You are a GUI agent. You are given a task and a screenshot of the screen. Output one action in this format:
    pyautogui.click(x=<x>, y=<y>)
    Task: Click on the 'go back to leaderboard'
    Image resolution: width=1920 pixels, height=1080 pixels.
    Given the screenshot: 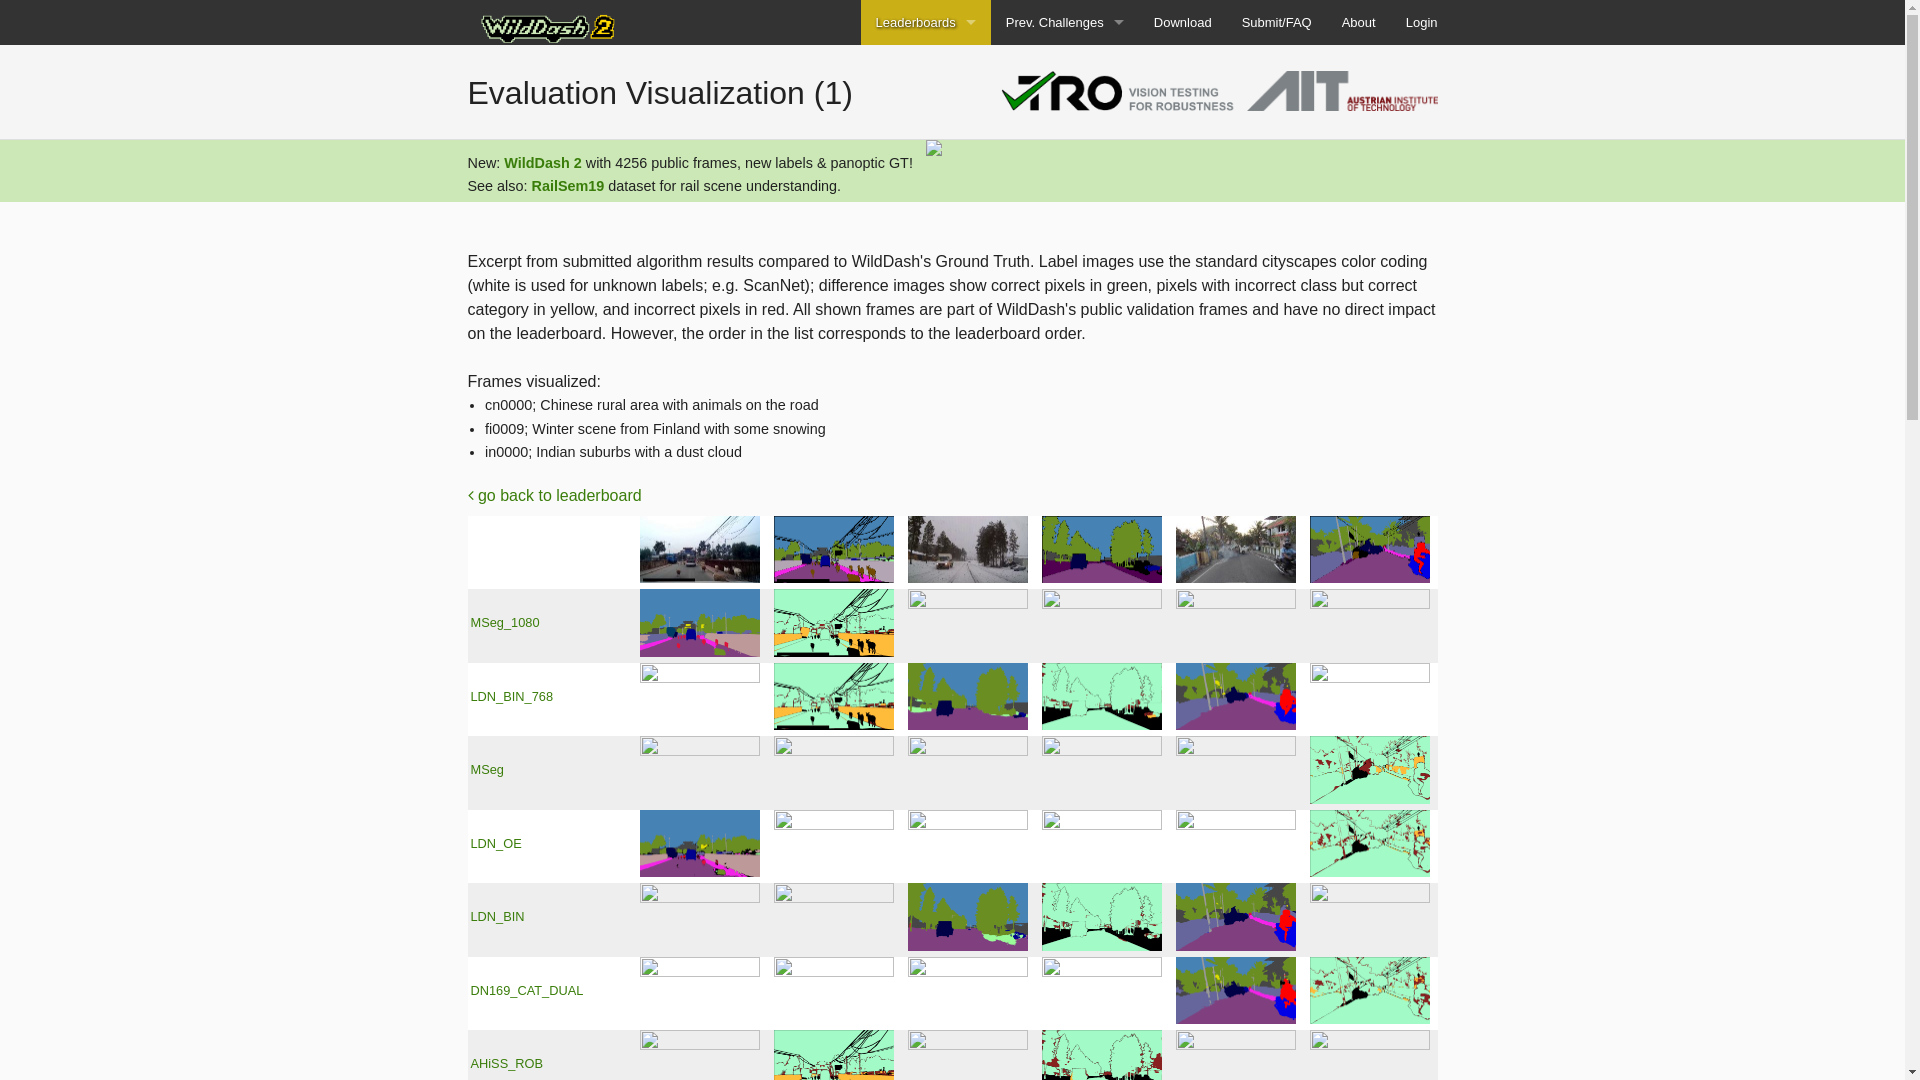 What is the action you would take?
    pyautogui.click(x=555, y=495)
    